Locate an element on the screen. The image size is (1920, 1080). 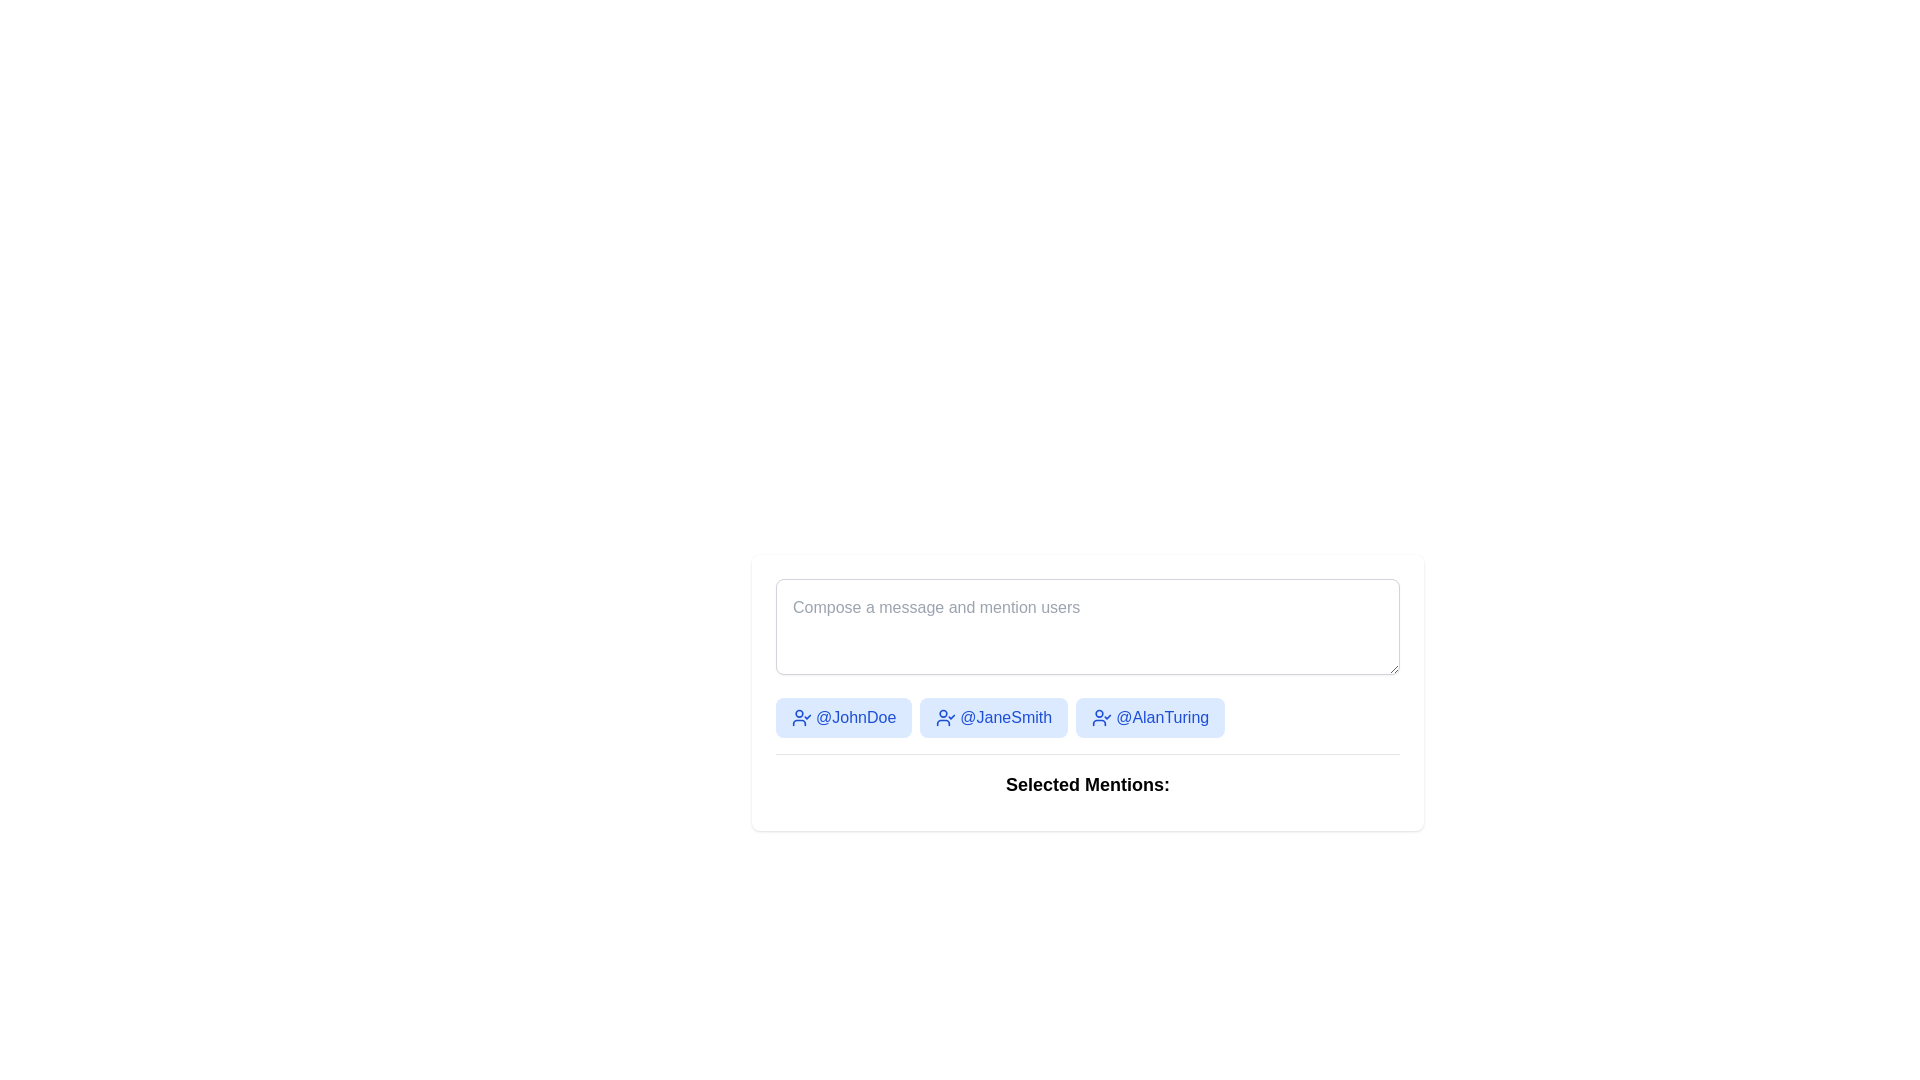
to select the user mention chip for '@JohnDoe', which is the first element in a horizontal list of user mentions is located at coordinates (844, 716).